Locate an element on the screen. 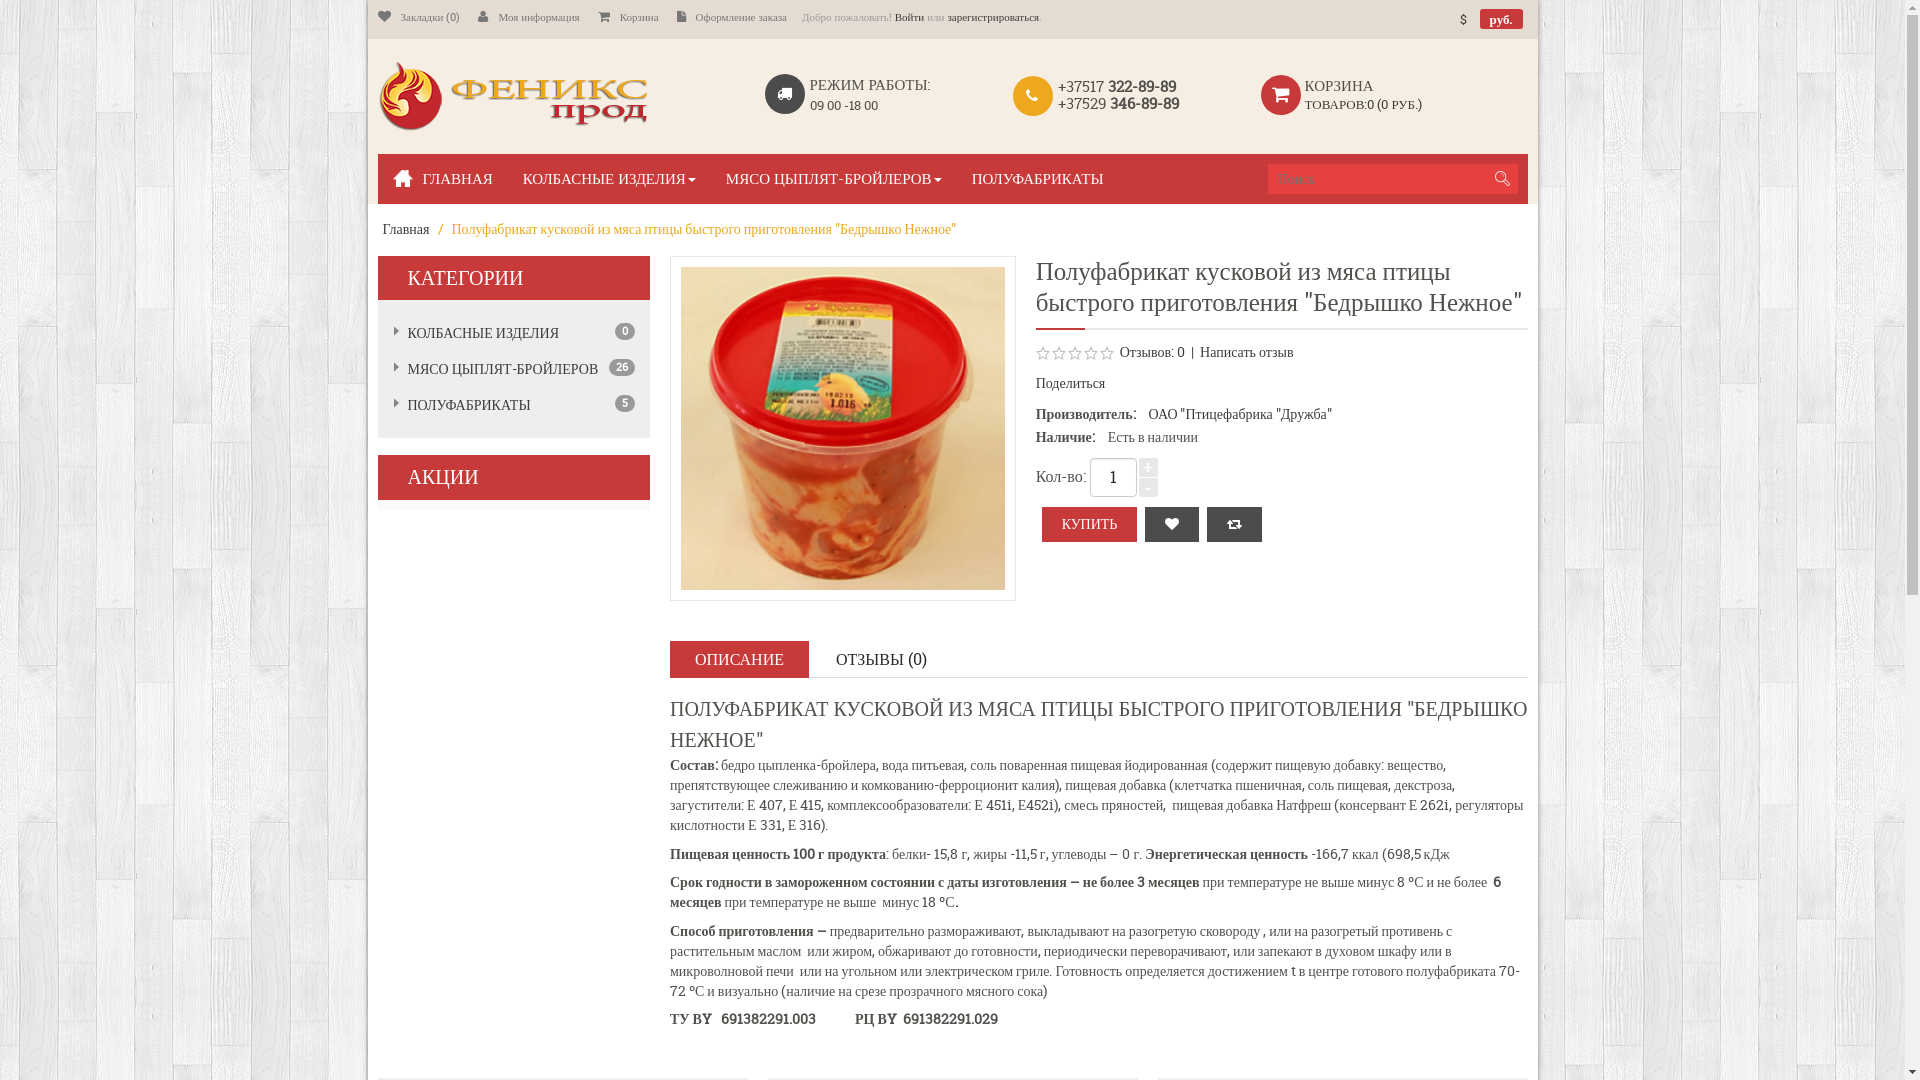  '$' is located at coordinates (1463, 19).